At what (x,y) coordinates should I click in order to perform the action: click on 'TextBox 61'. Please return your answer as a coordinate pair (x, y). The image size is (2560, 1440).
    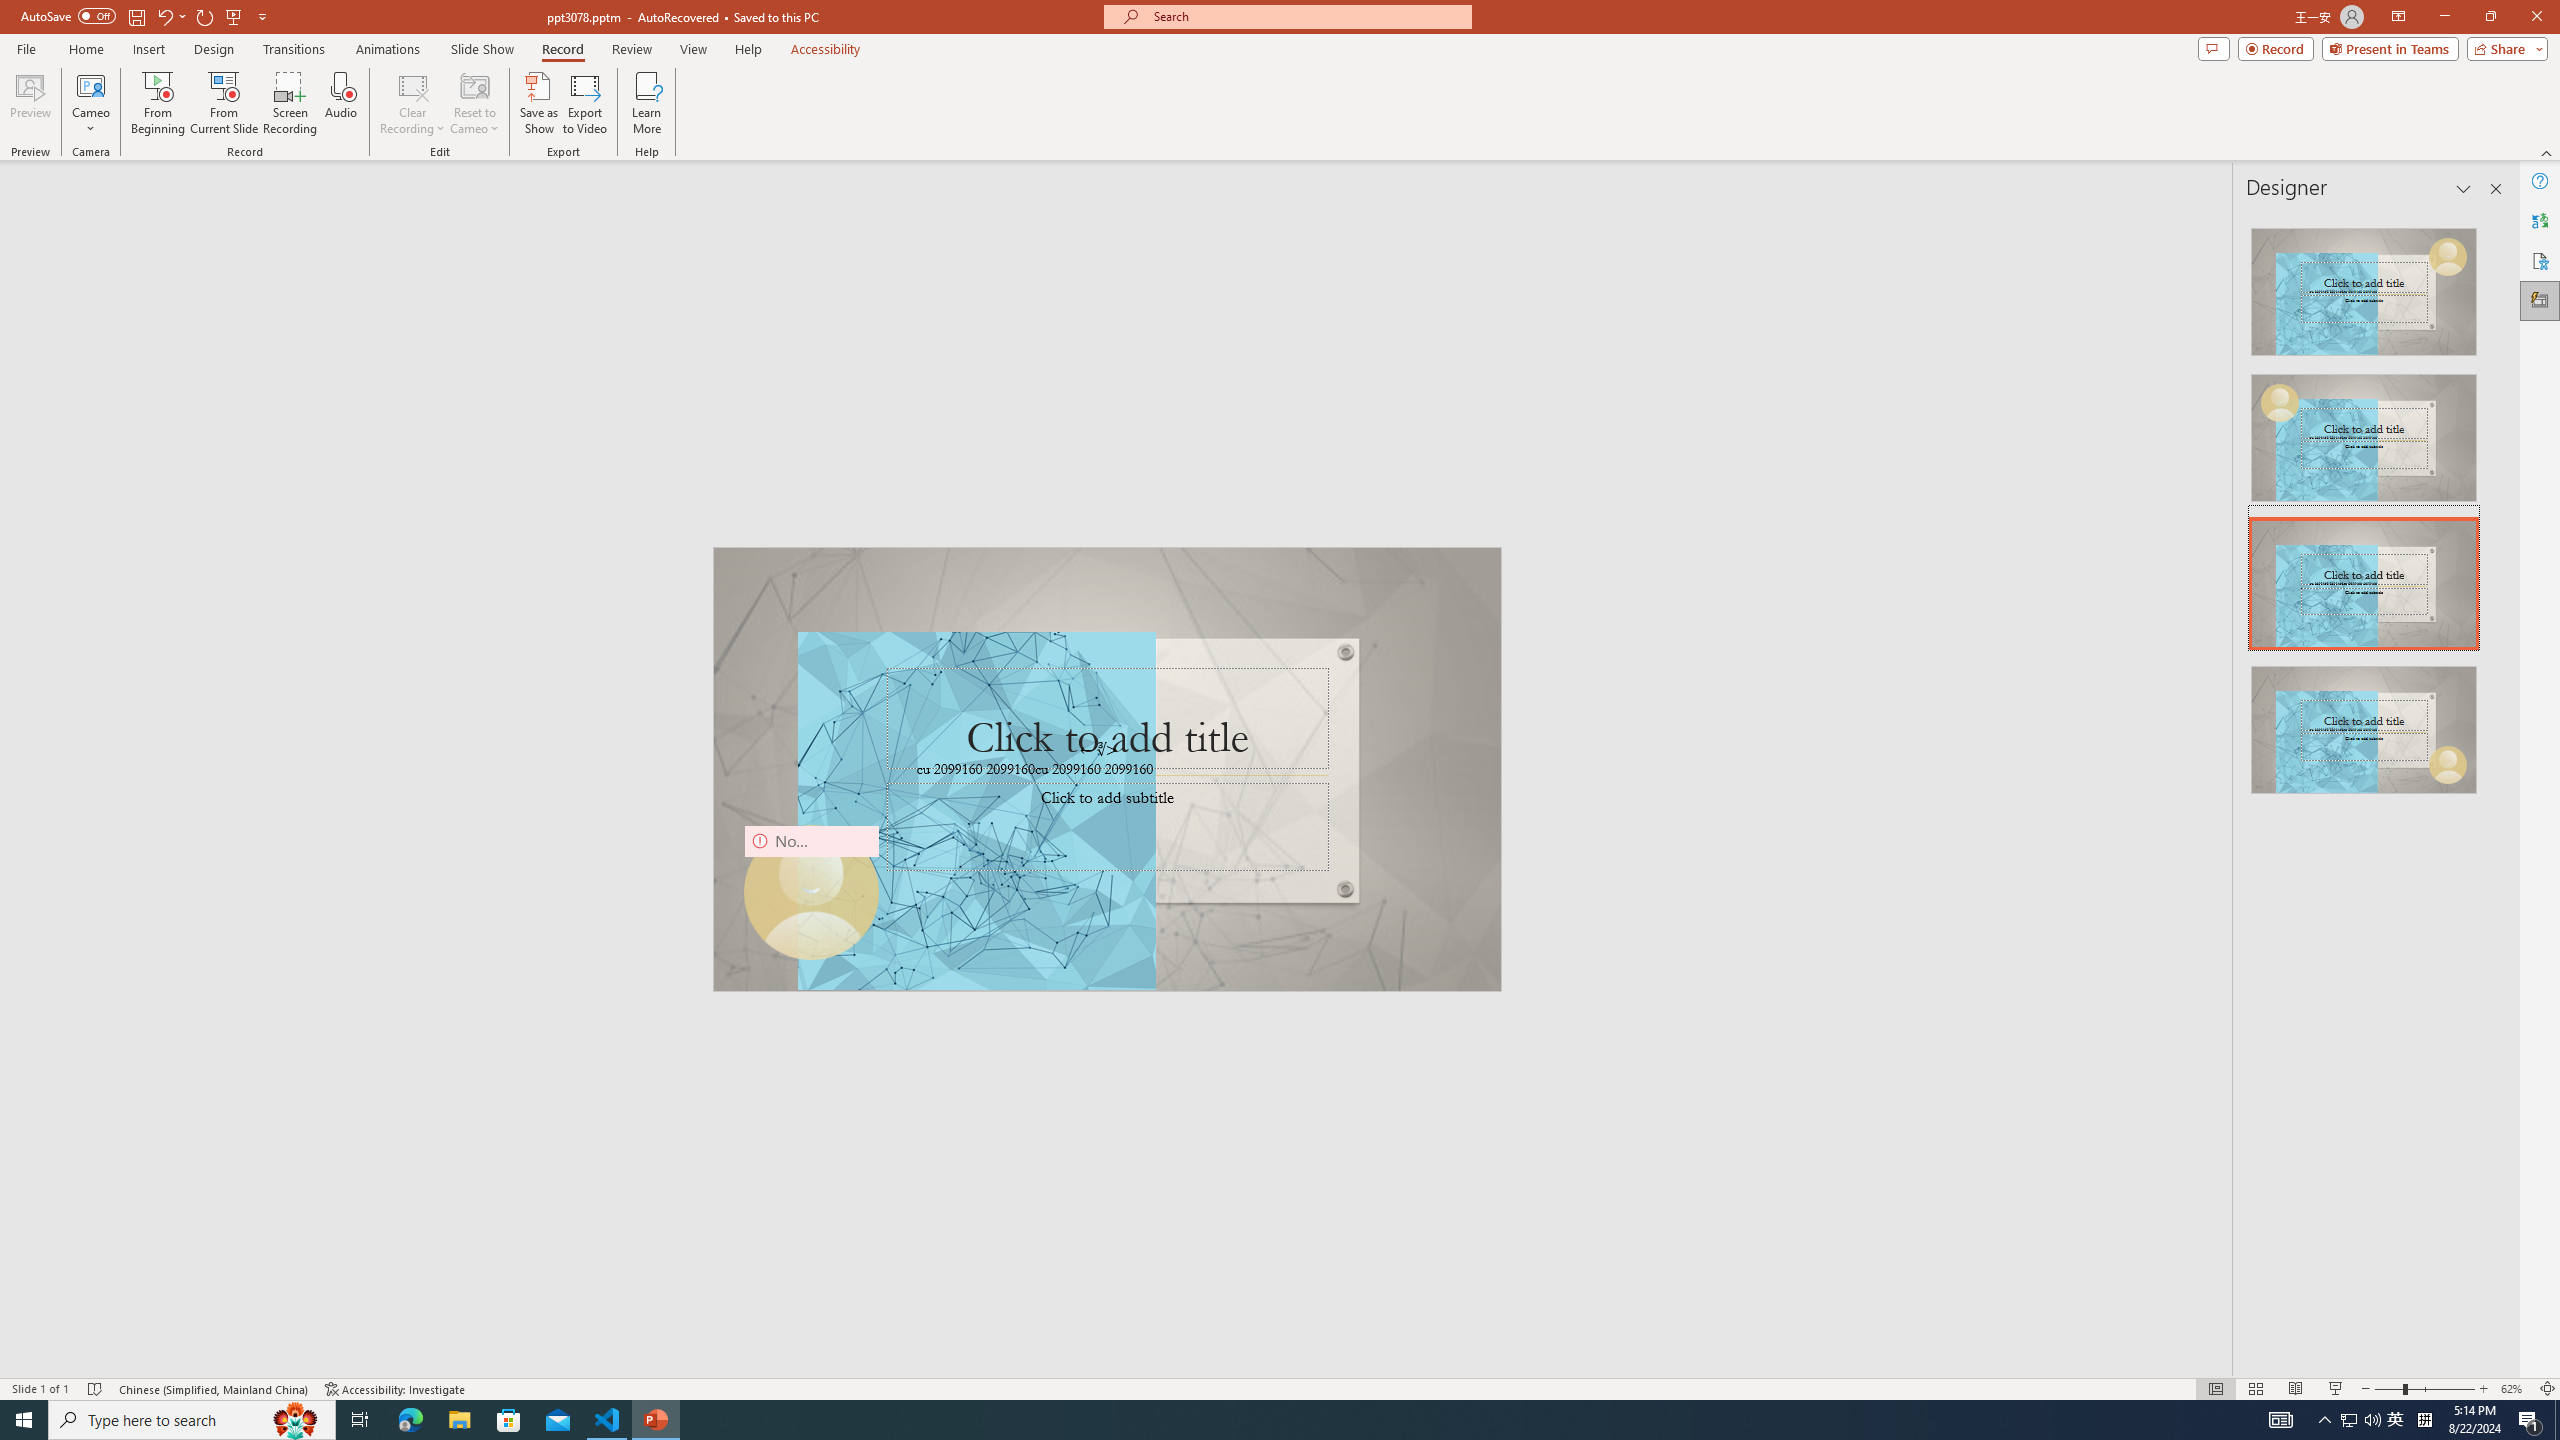
    Looking at the image, I should click on (1104, 770).